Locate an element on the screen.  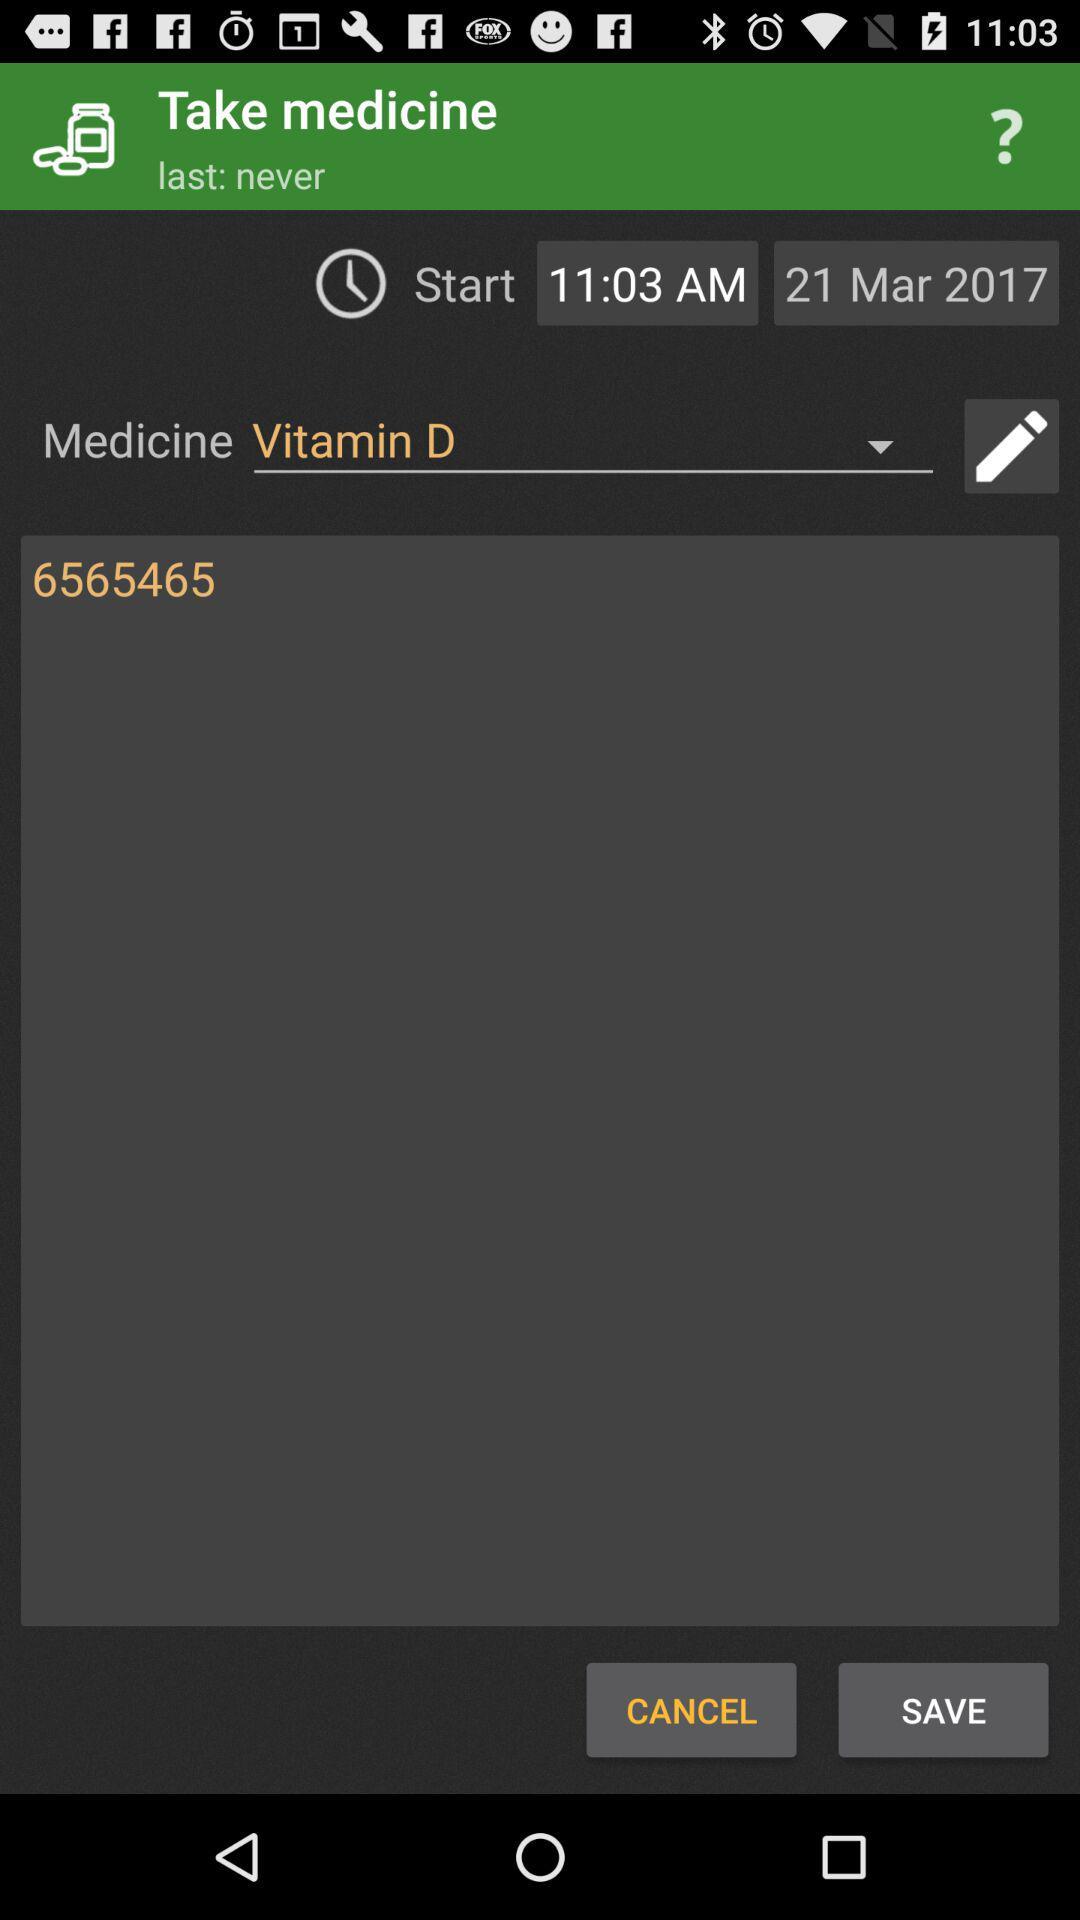
help is located at coordinates (1006, 135).